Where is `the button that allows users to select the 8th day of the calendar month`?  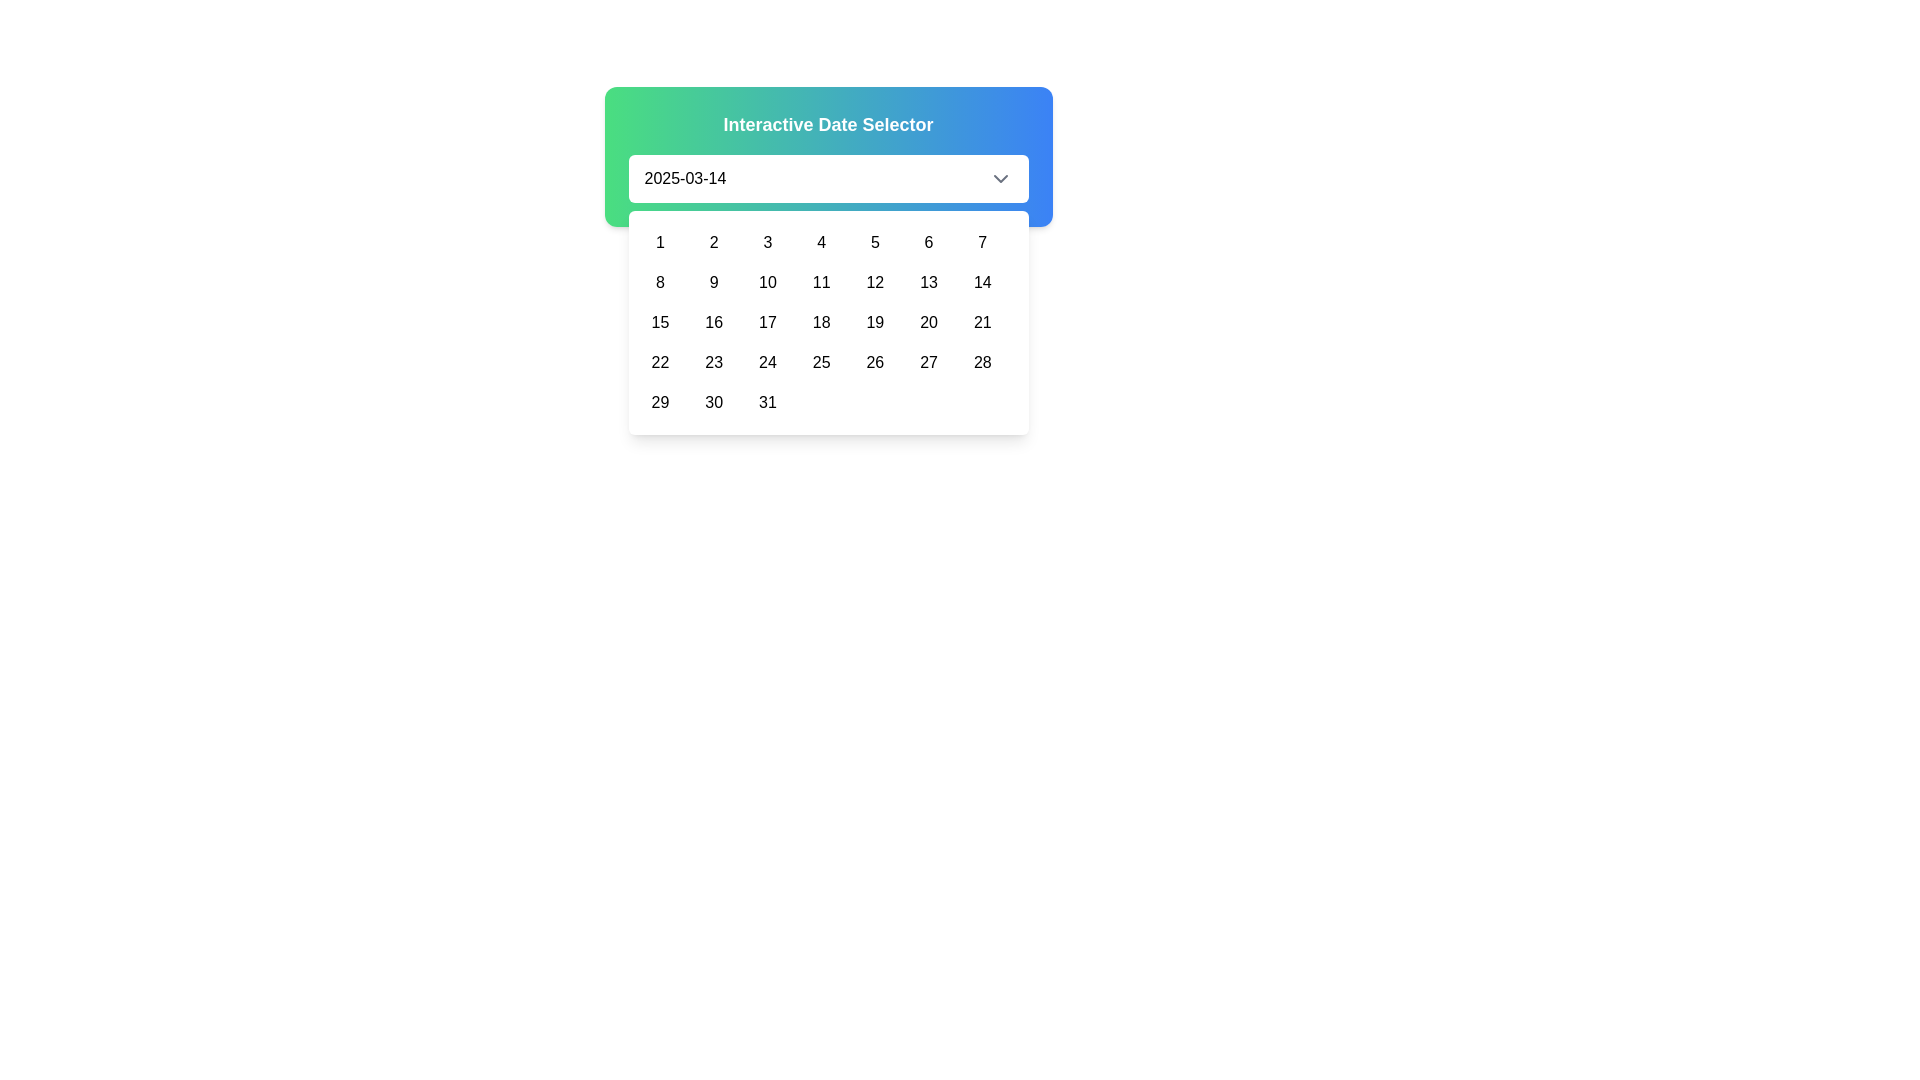 the button that allows users to select the 8th day of the calendar month is located at coordinates (660, 282).